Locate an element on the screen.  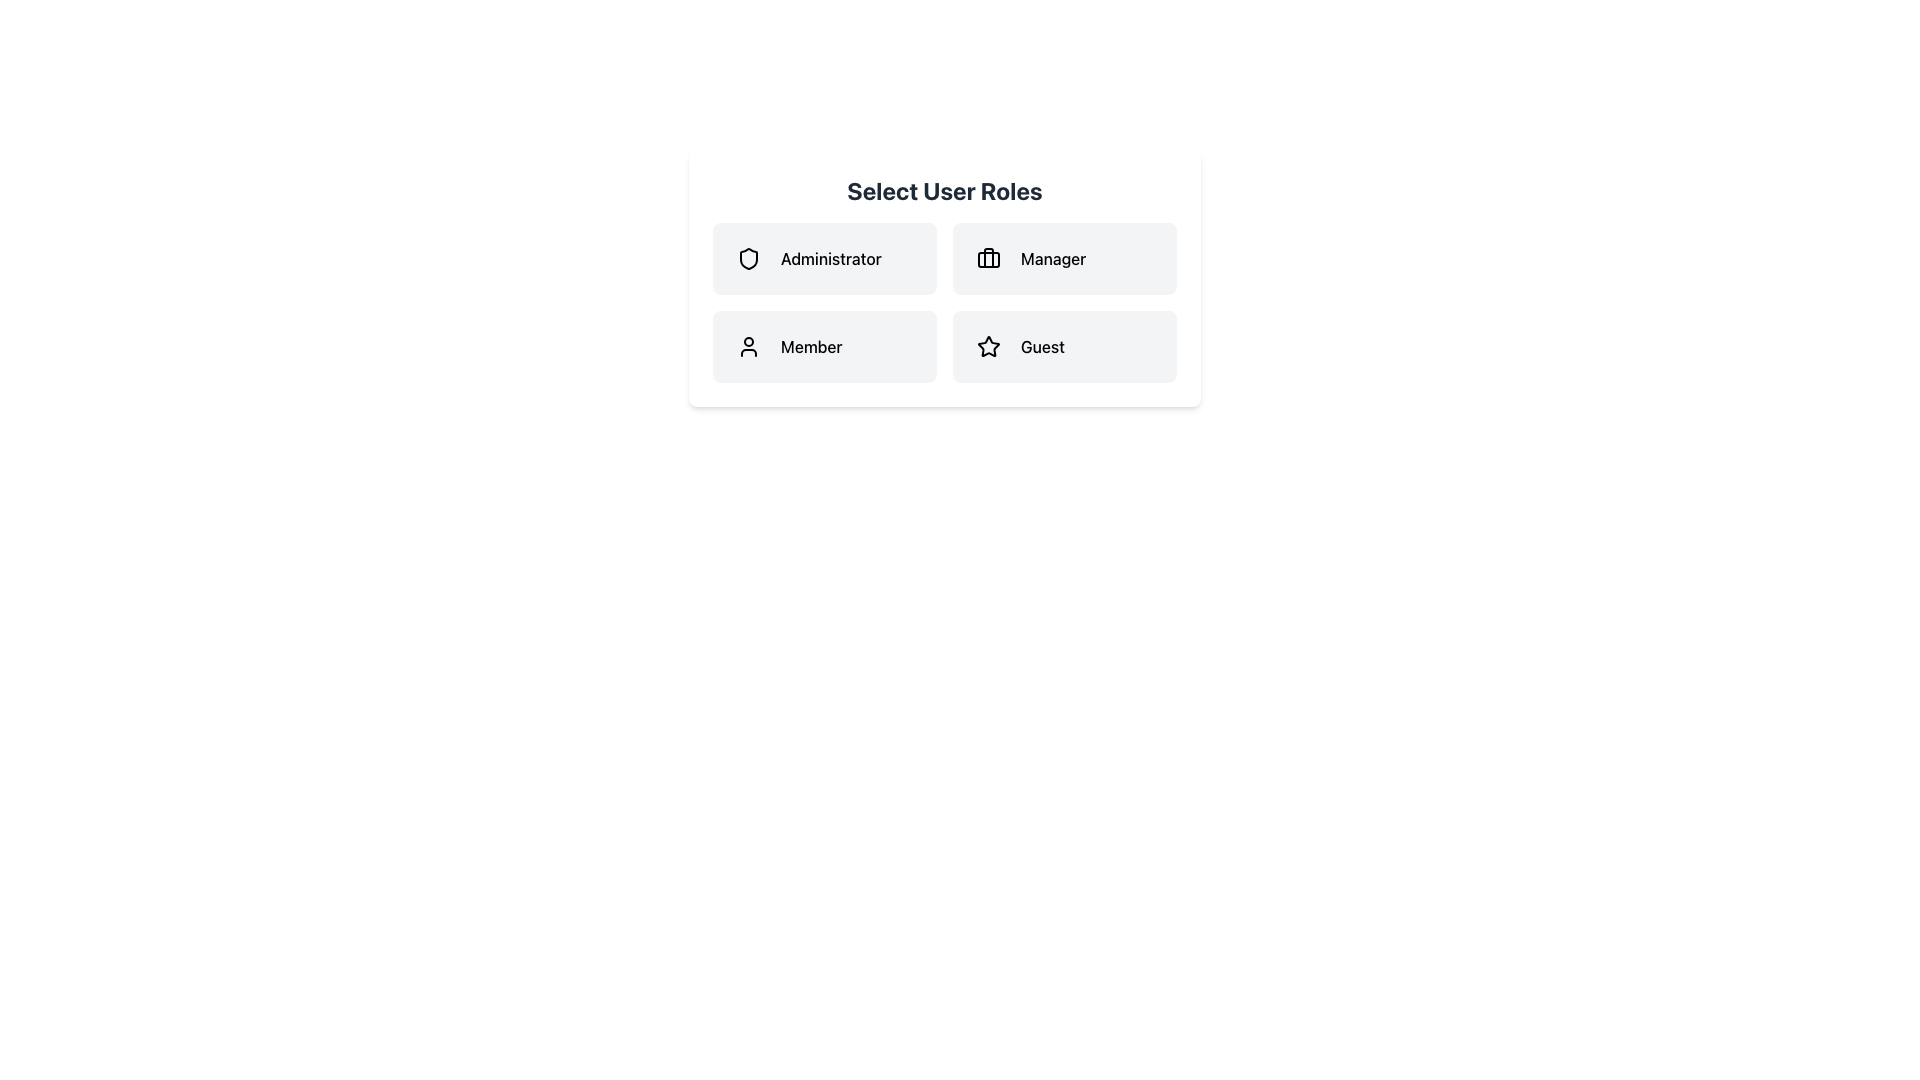
the 'Member' button is located at coordinates (825, 346).